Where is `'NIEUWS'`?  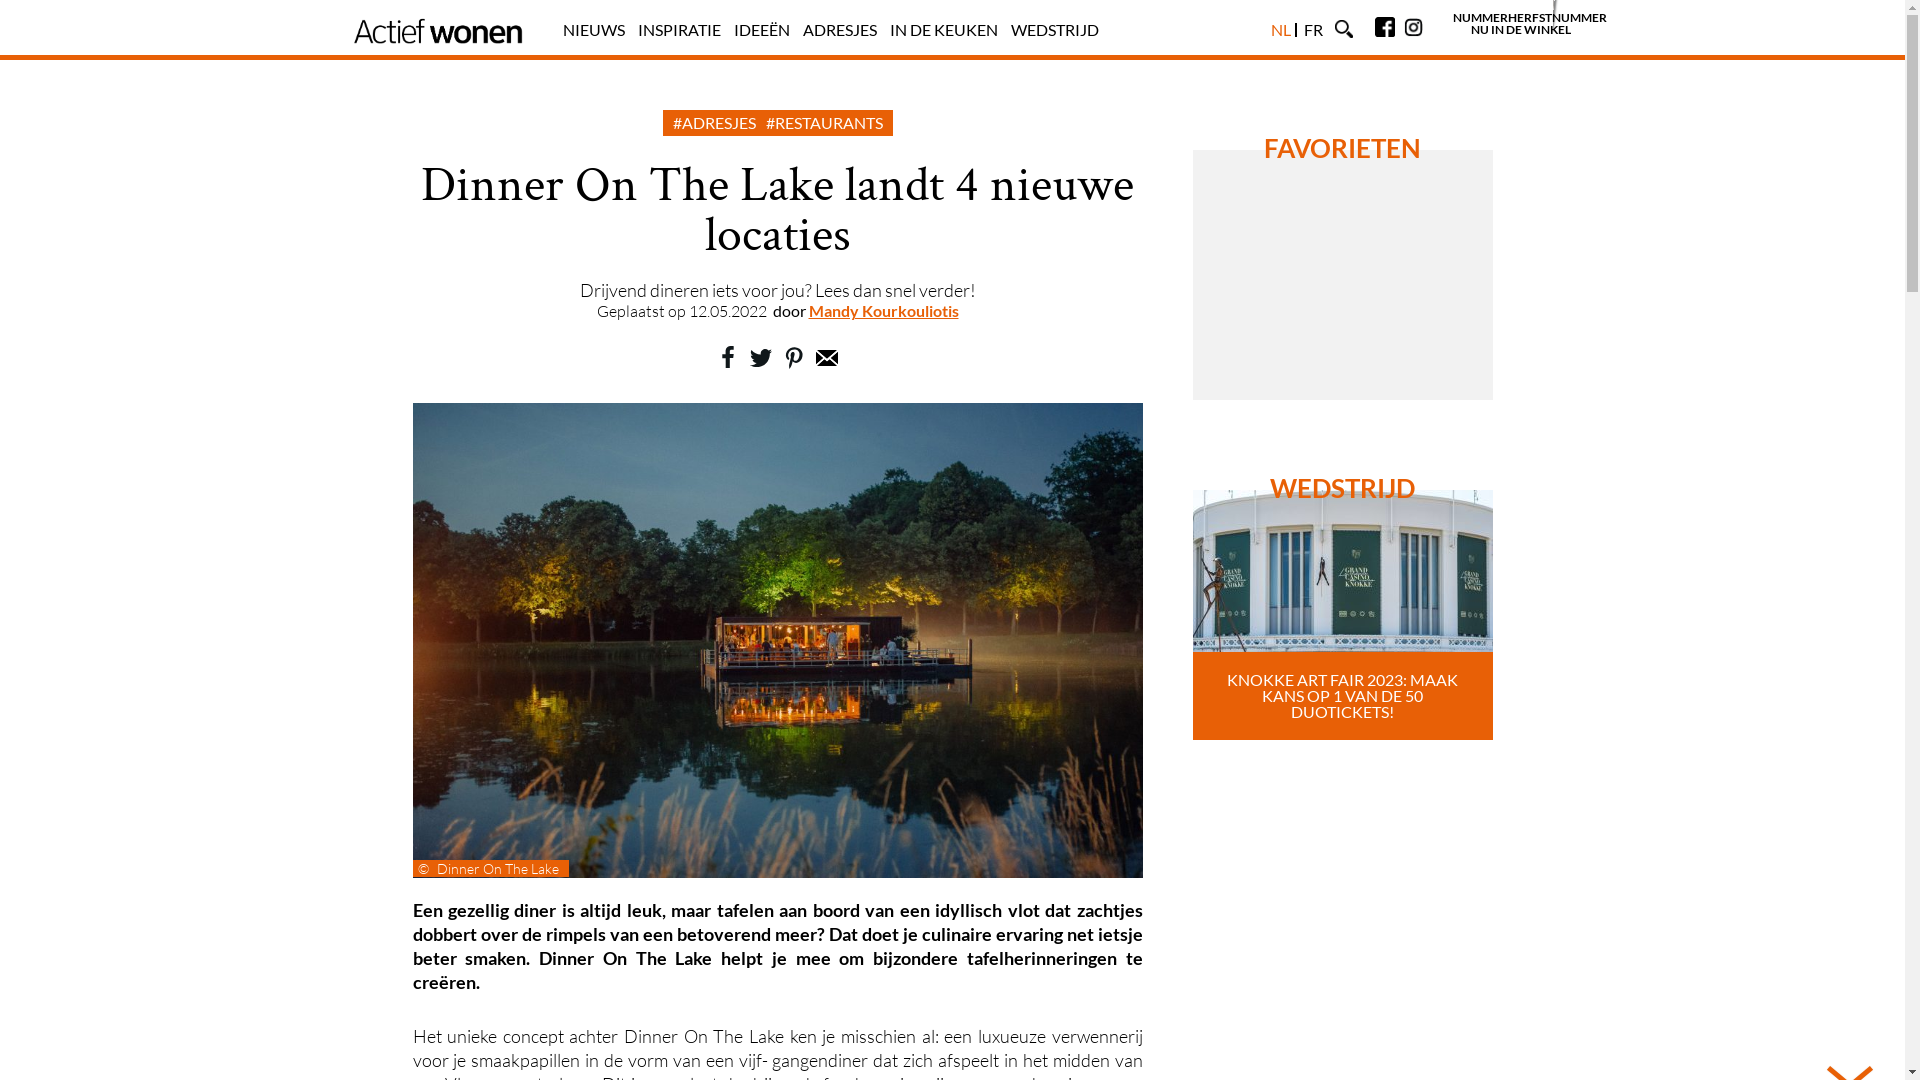
'NIEUWS' is located at coordinates (592, 29).